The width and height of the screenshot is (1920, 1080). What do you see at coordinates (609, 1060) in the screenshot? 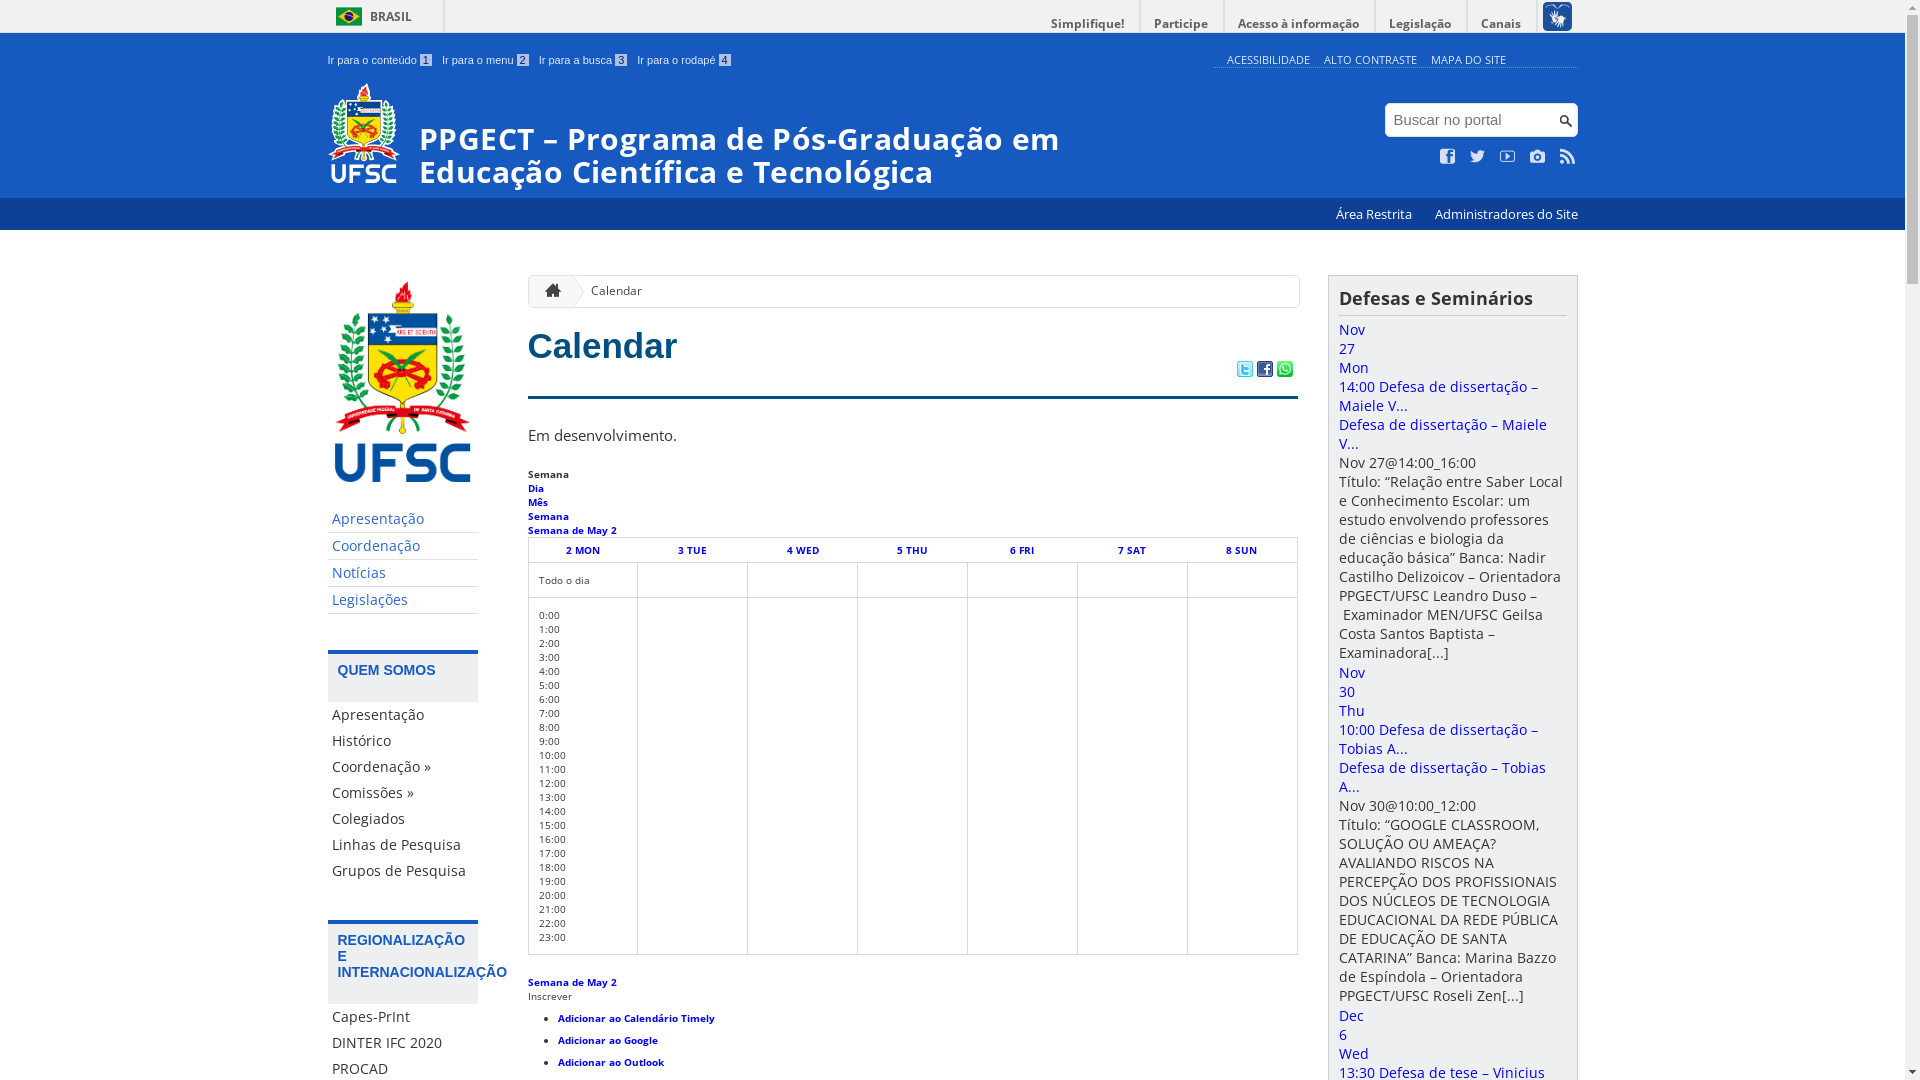
I see `'Adicionar ao Outlook'` at bounding box center [609, 1060].